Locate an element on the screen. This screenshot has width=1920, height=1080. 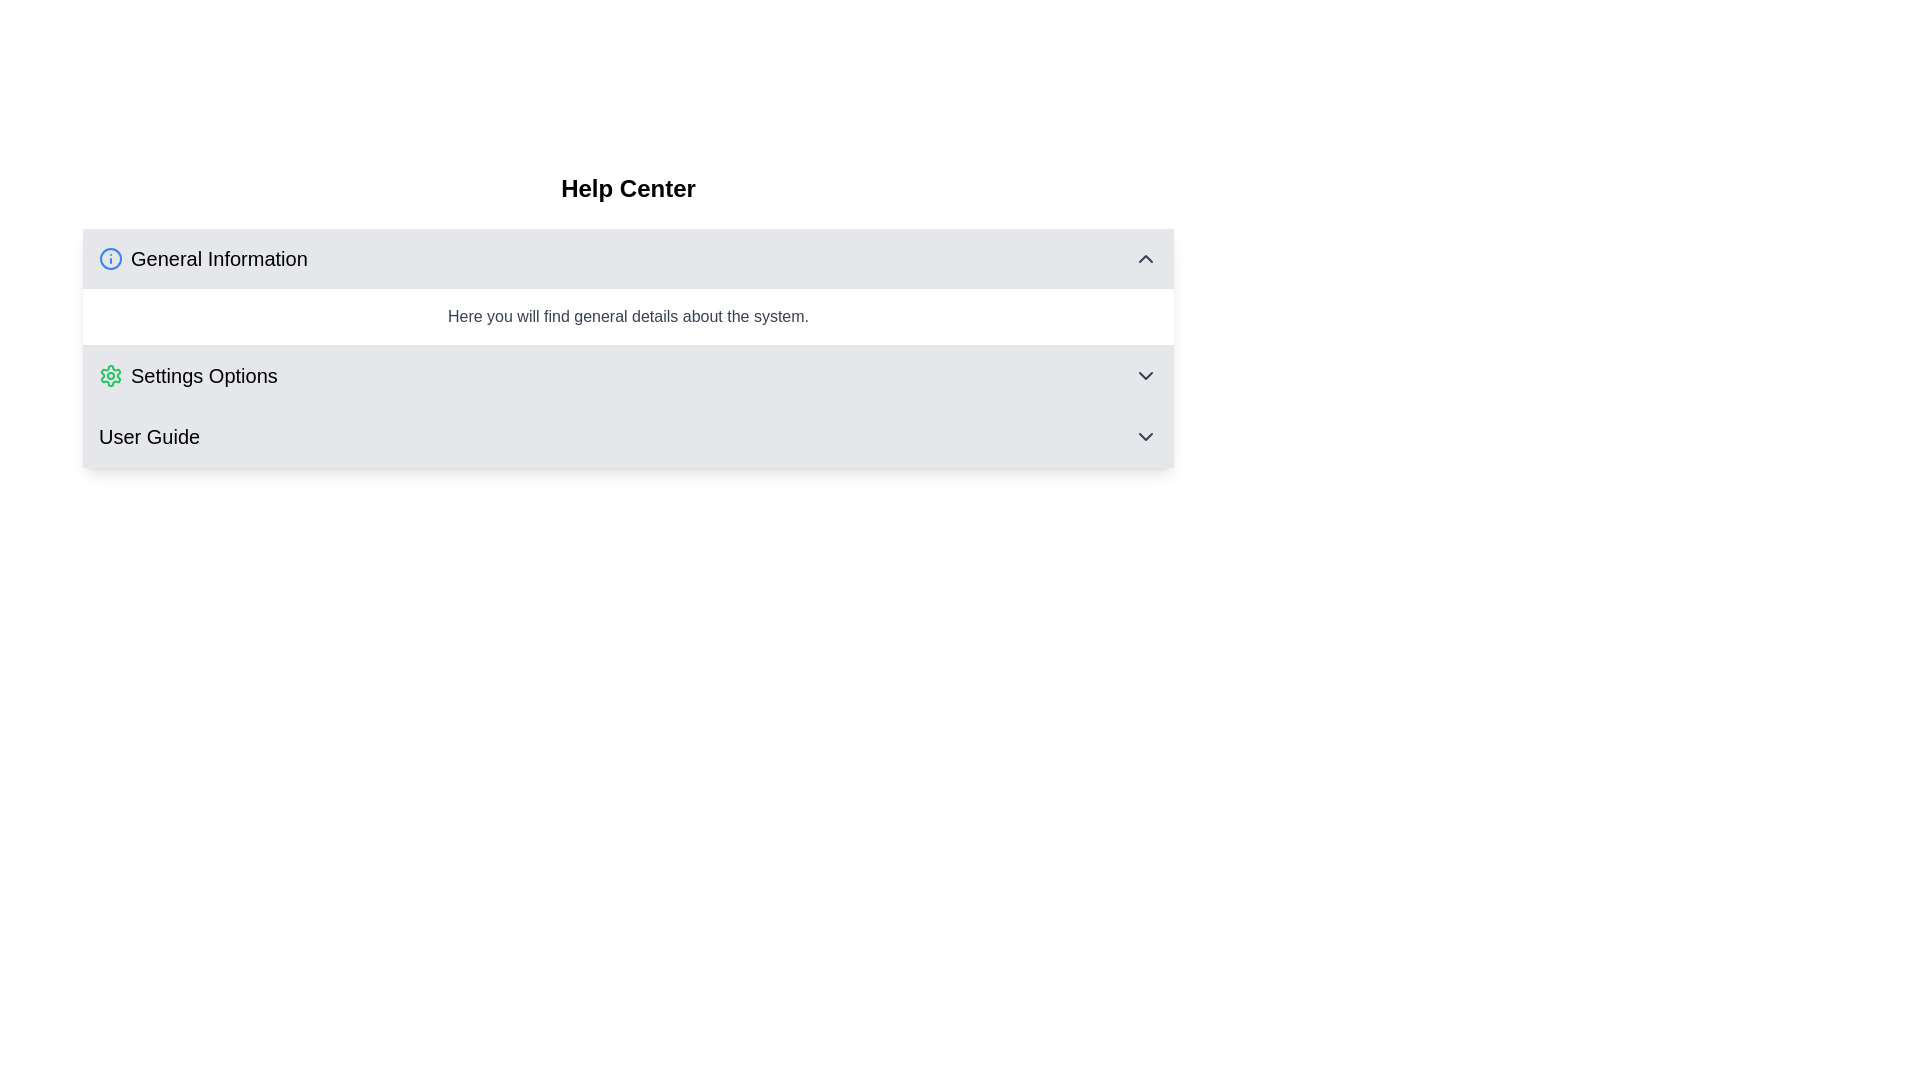
the 'Settings Options' menu item, which features a green gear icon and bold text, located in the second row of the 'Help Center' list is located at coordinates (188, 375).